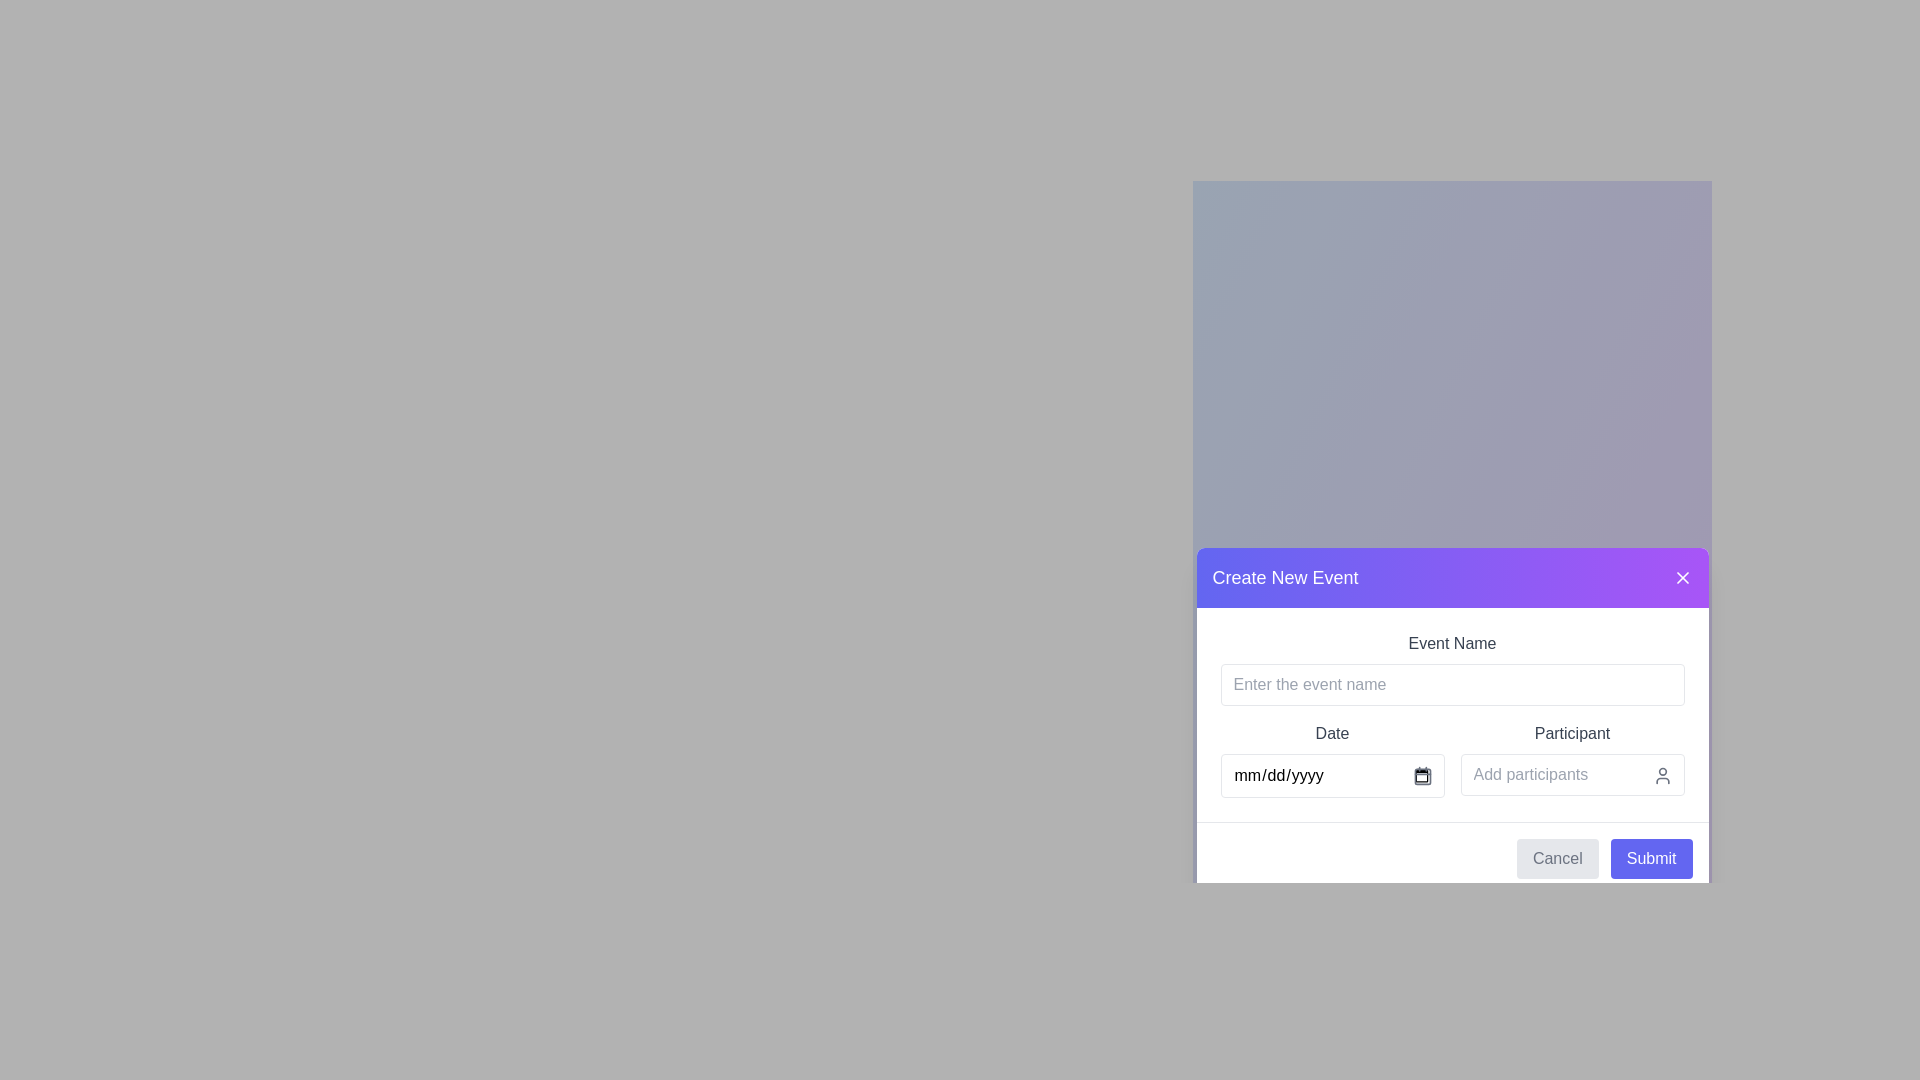  What do you see at coordinates (1571, 733) in the screenshot?
I see `the label in the 'Create New Event' modal dialog box, which identifies or describes a related field, located below the date field and above the 'Add participants' input` at bounding box center [1571, 733].